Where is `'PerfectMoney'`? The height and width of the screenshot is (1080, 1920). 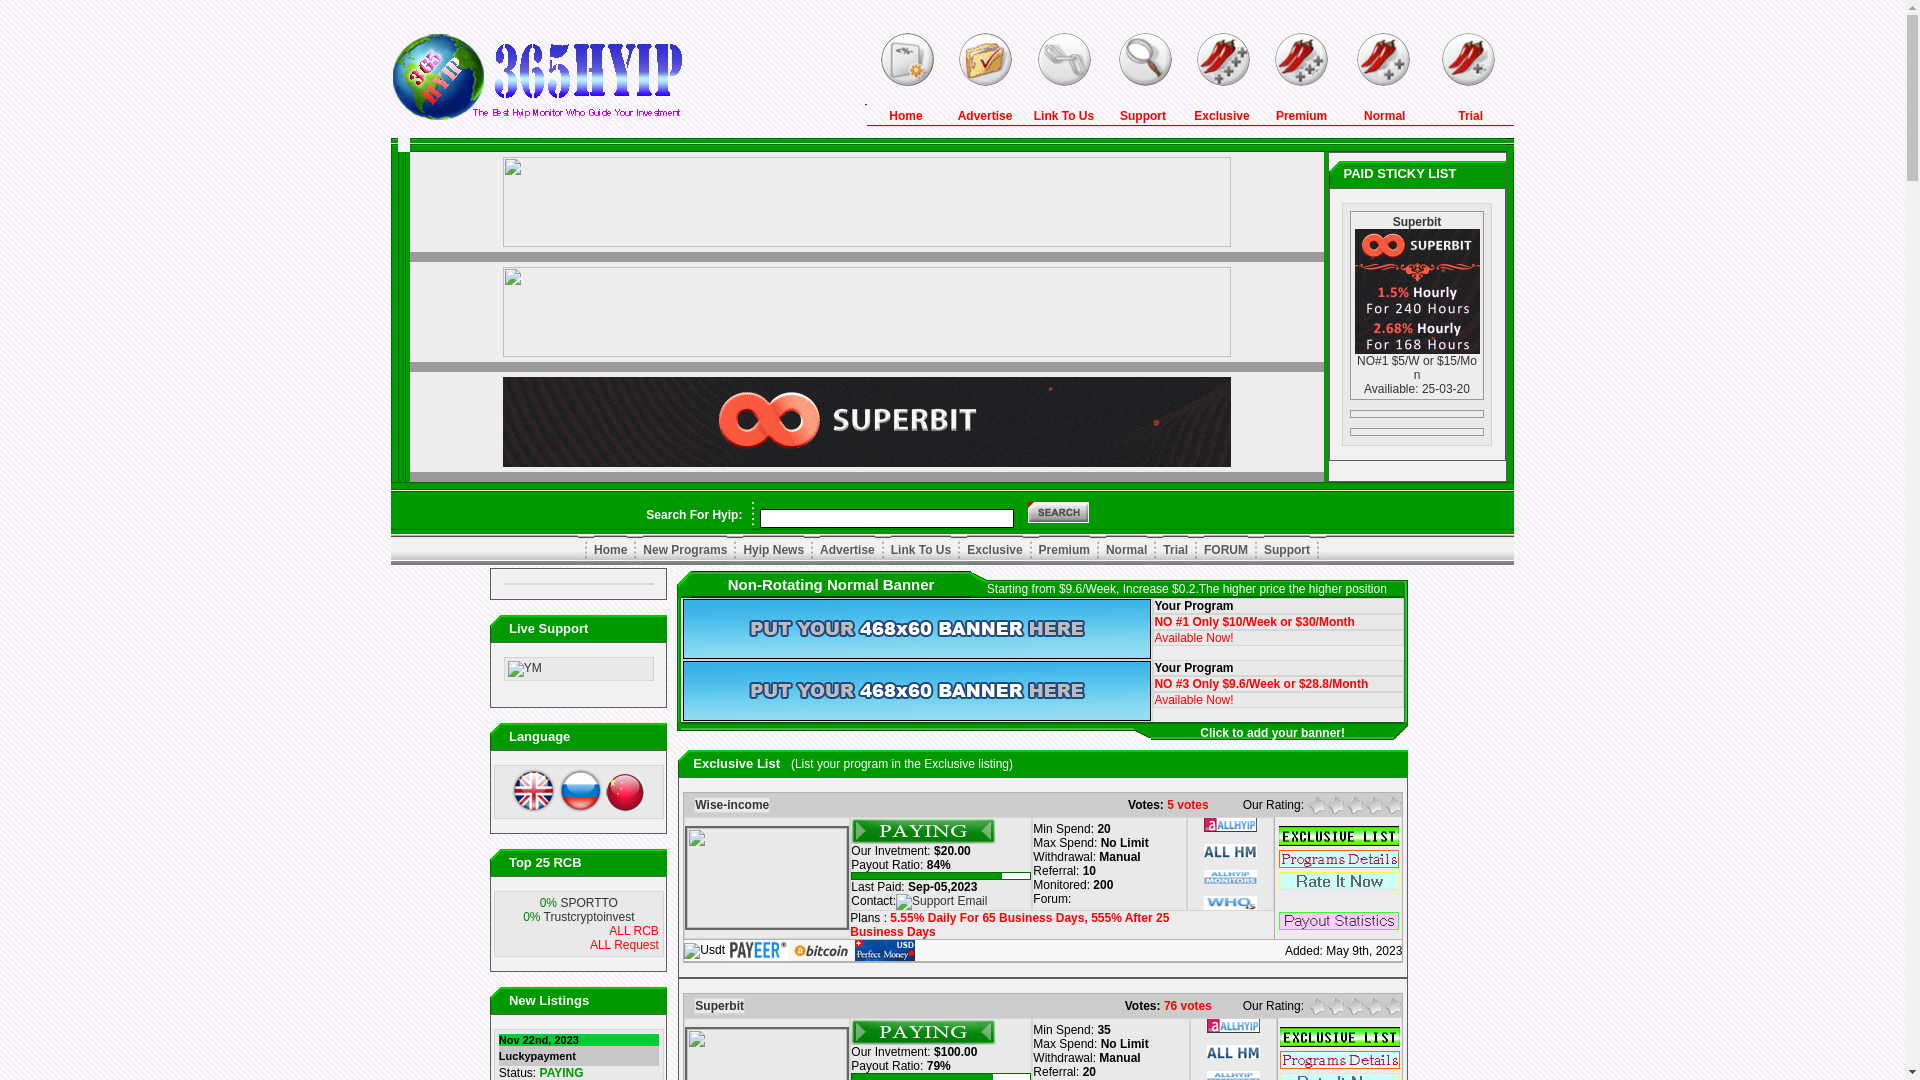
'PerfectMoney' is located at coordinates (883, 949).